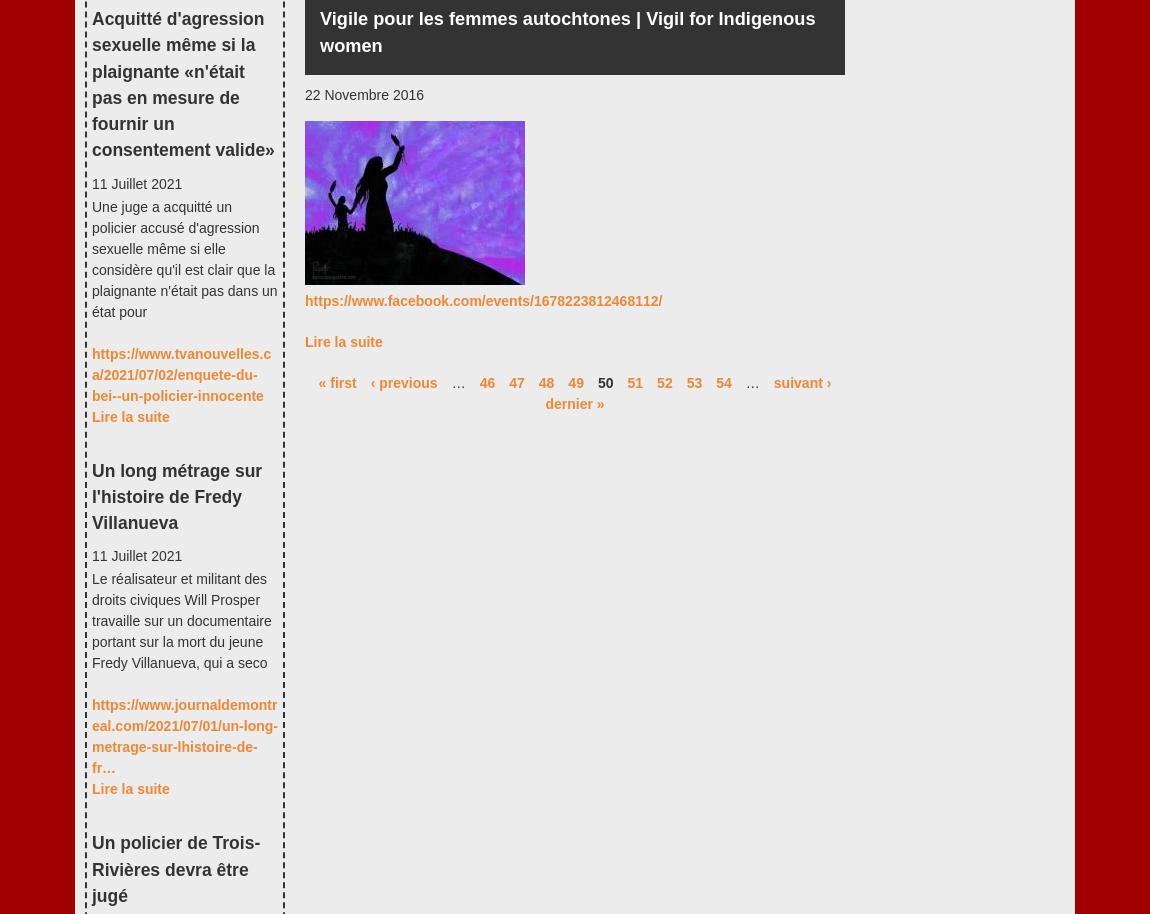 The width and height of the screenshot is (1150, 914). Describe the element at coordinates (364, 94) in the screenshot. I see `'22 Novembre 2016'` at that location.